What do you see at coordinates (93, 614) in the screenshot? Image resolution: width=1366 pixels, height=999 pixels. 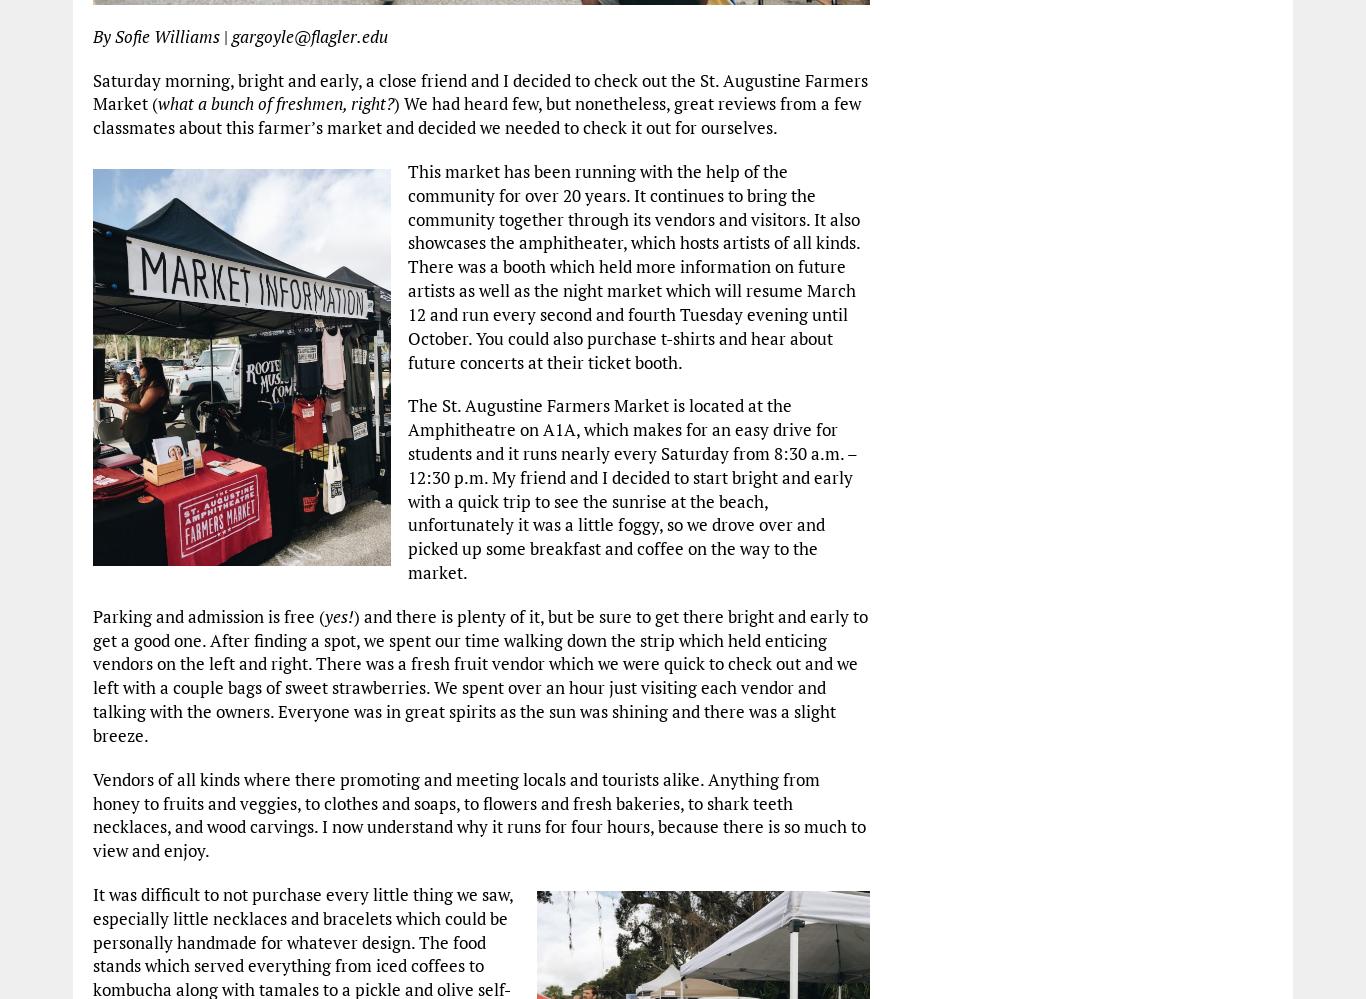 I see `'Parking and admission is free ('` at bounding box center [93, 614].